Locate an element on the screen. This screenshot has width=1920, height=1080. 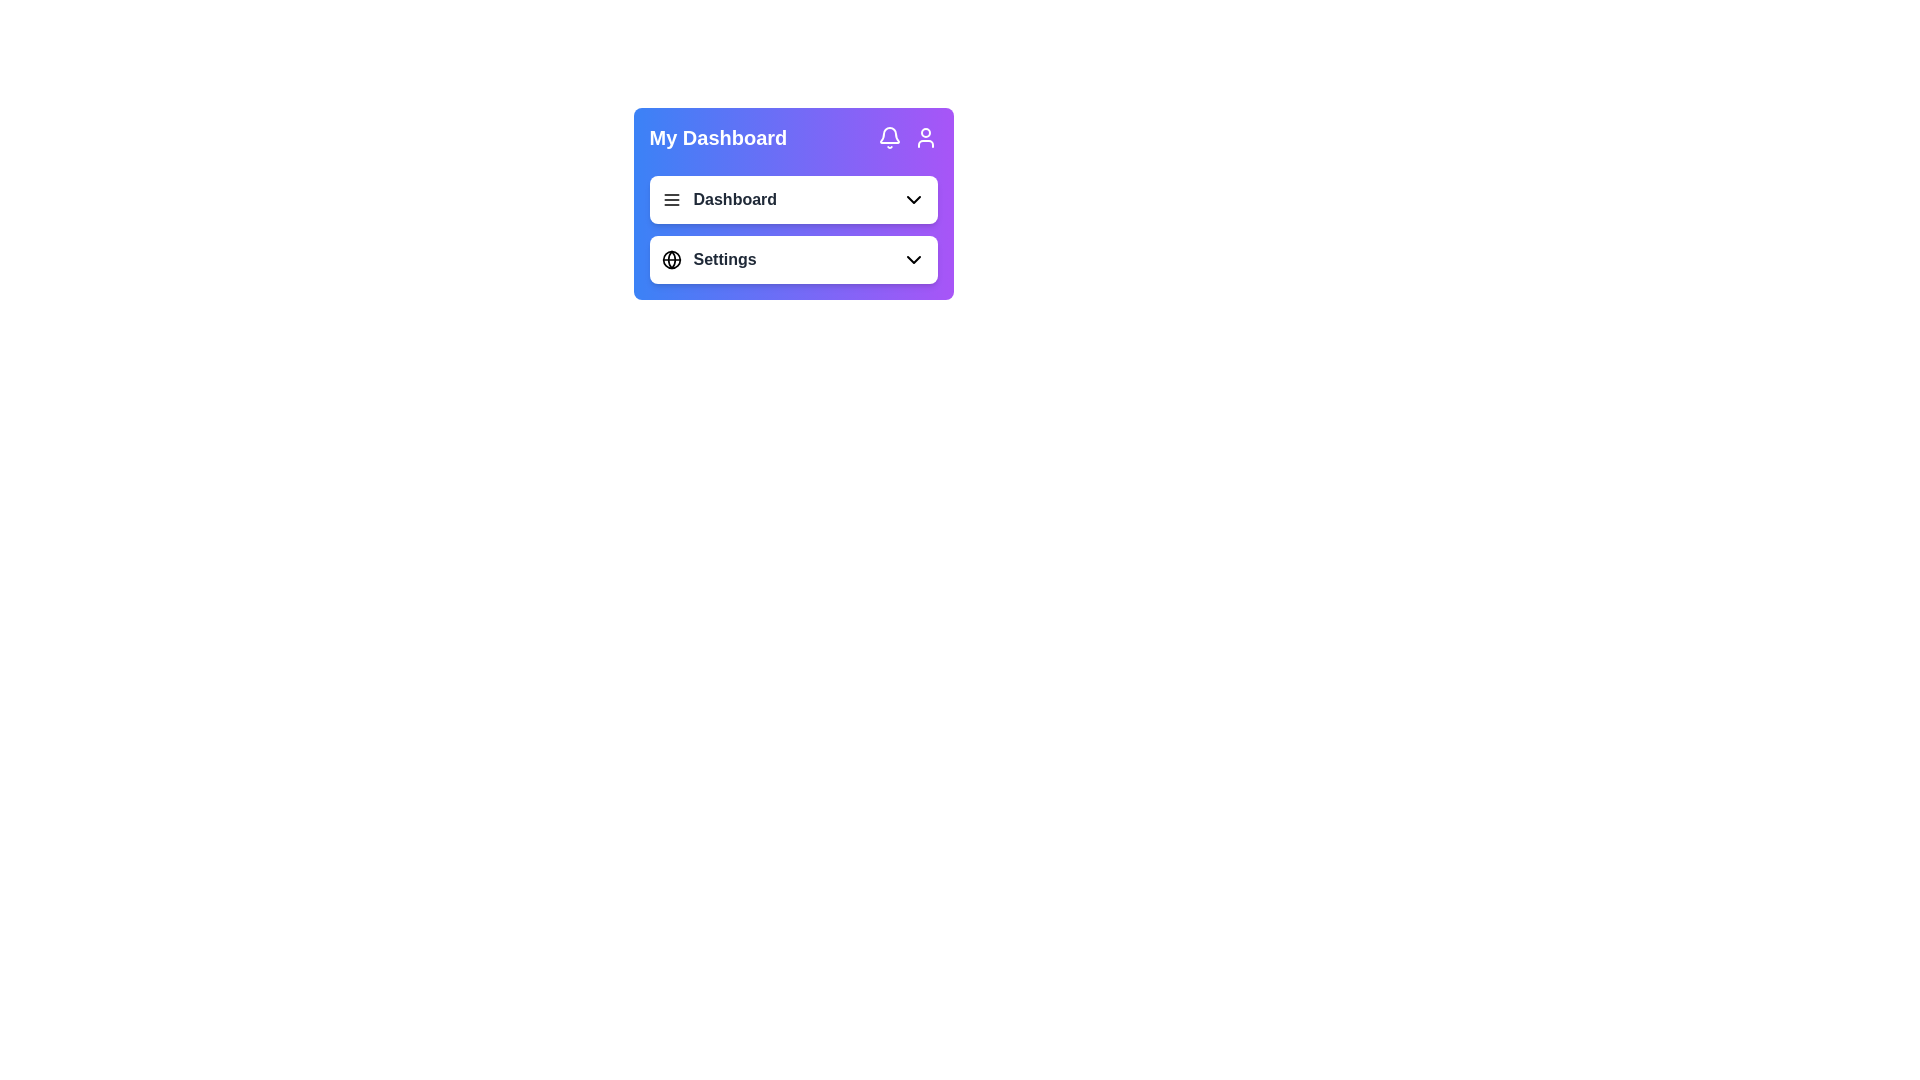
the Dropdown Indicator Icon, which is a downward arrow located at the far right edge of the 'Settings' button is located at coordinates (912, 258).